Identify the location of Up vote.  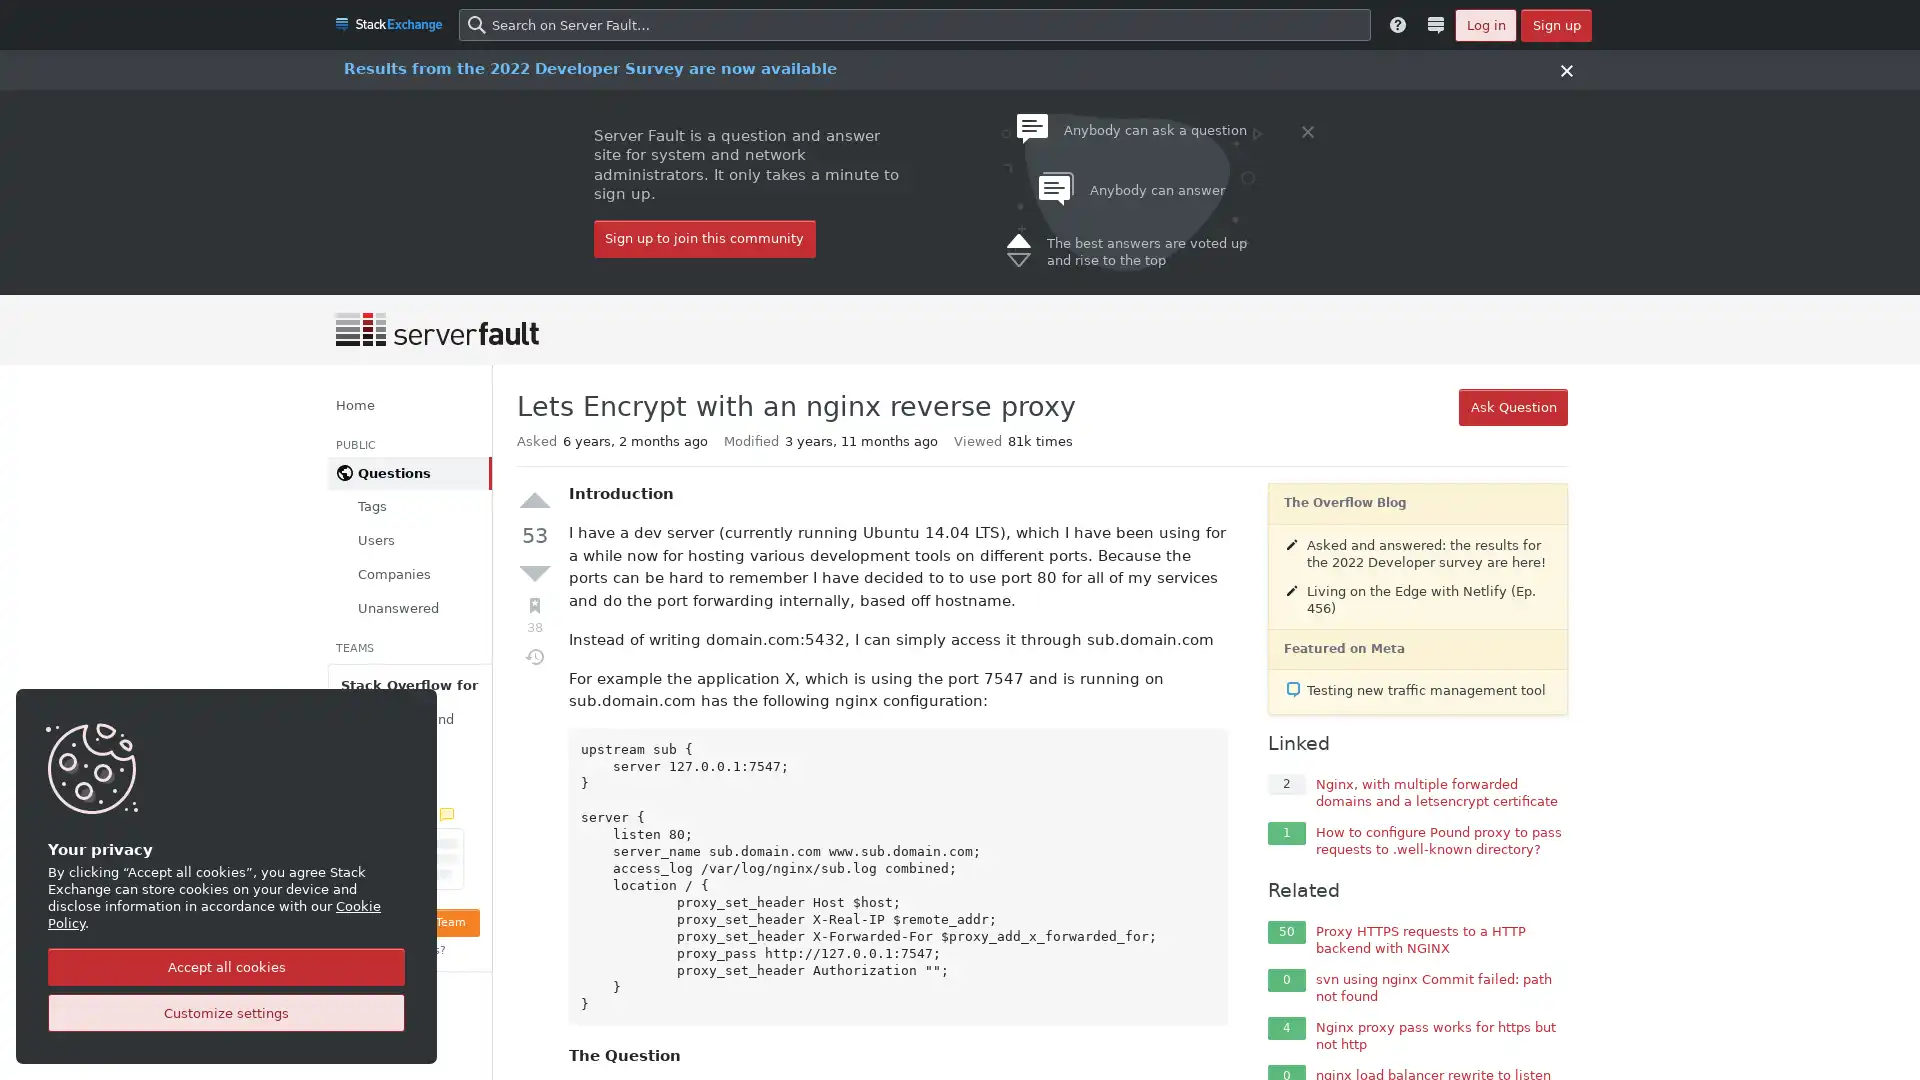
(534, 500).